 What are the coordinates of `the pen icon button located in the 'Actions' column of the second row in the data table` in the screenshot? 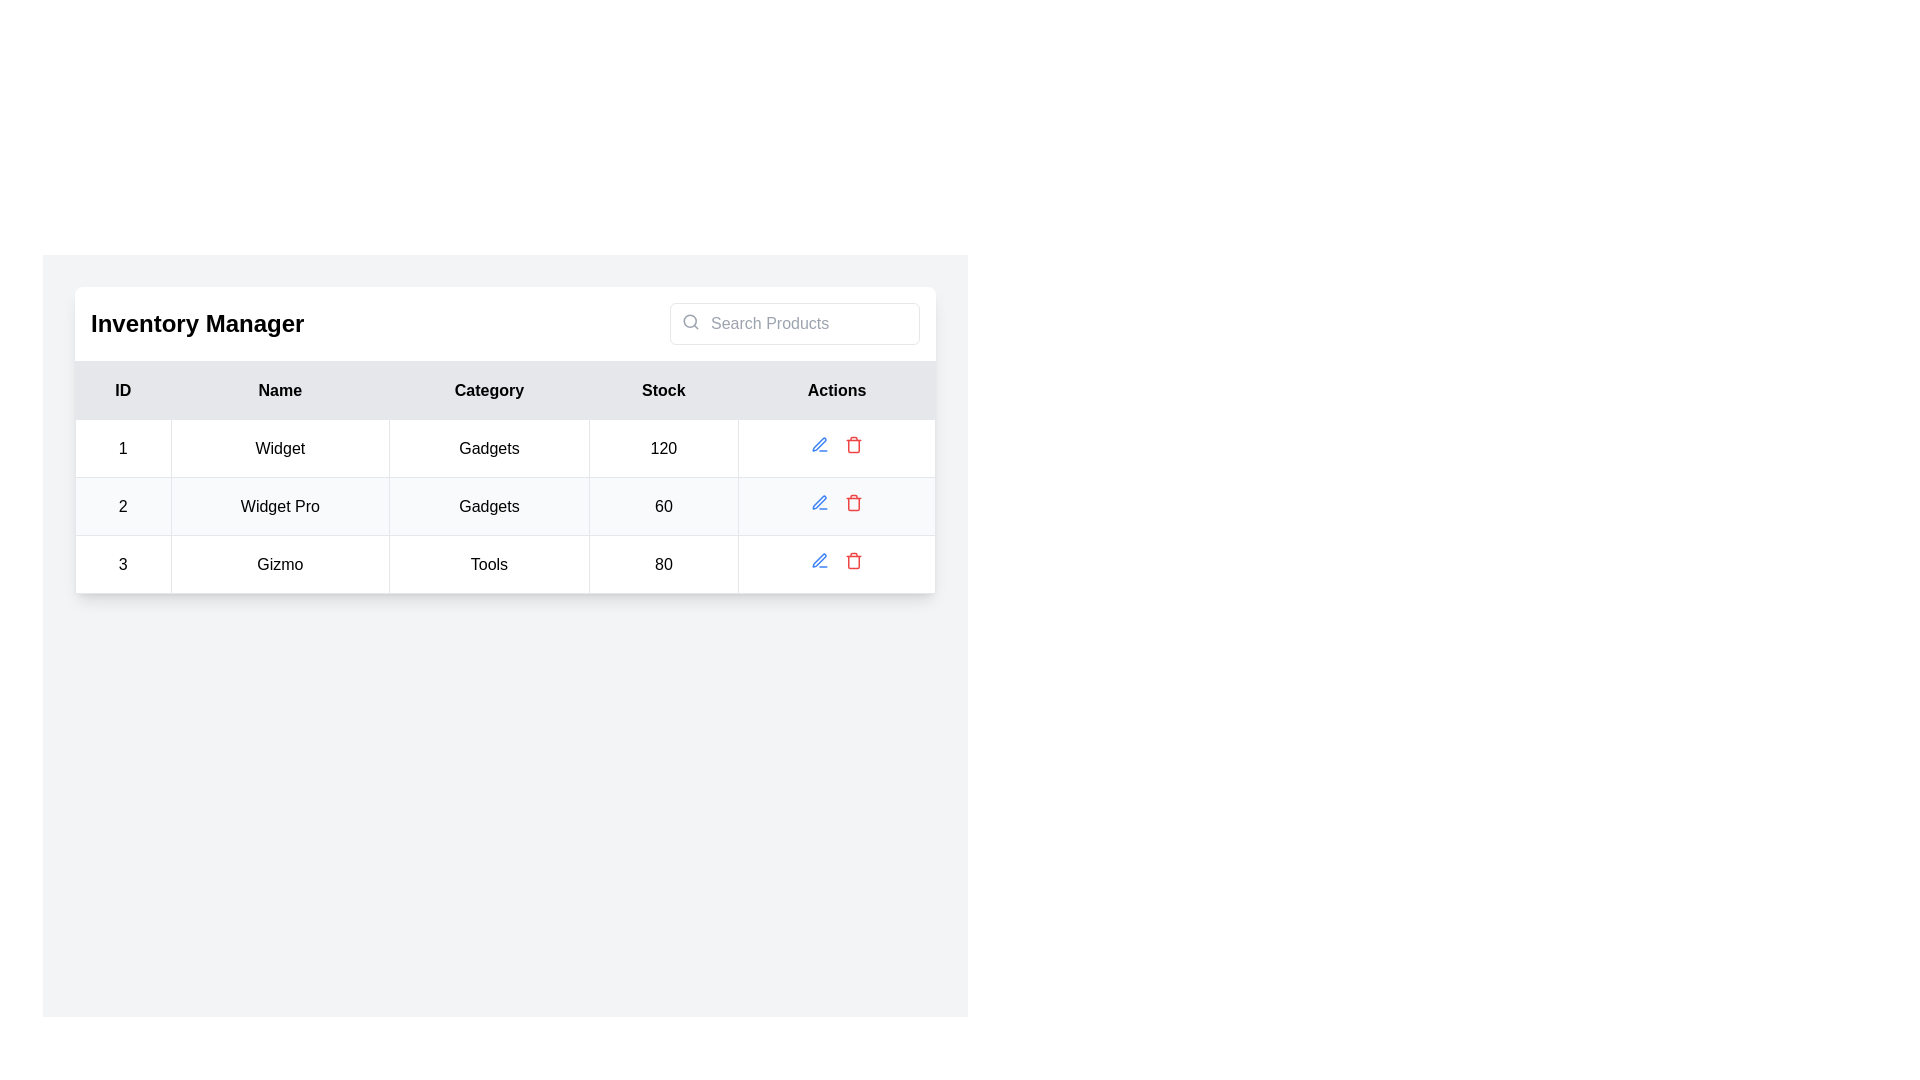 It's located at (819, 501).